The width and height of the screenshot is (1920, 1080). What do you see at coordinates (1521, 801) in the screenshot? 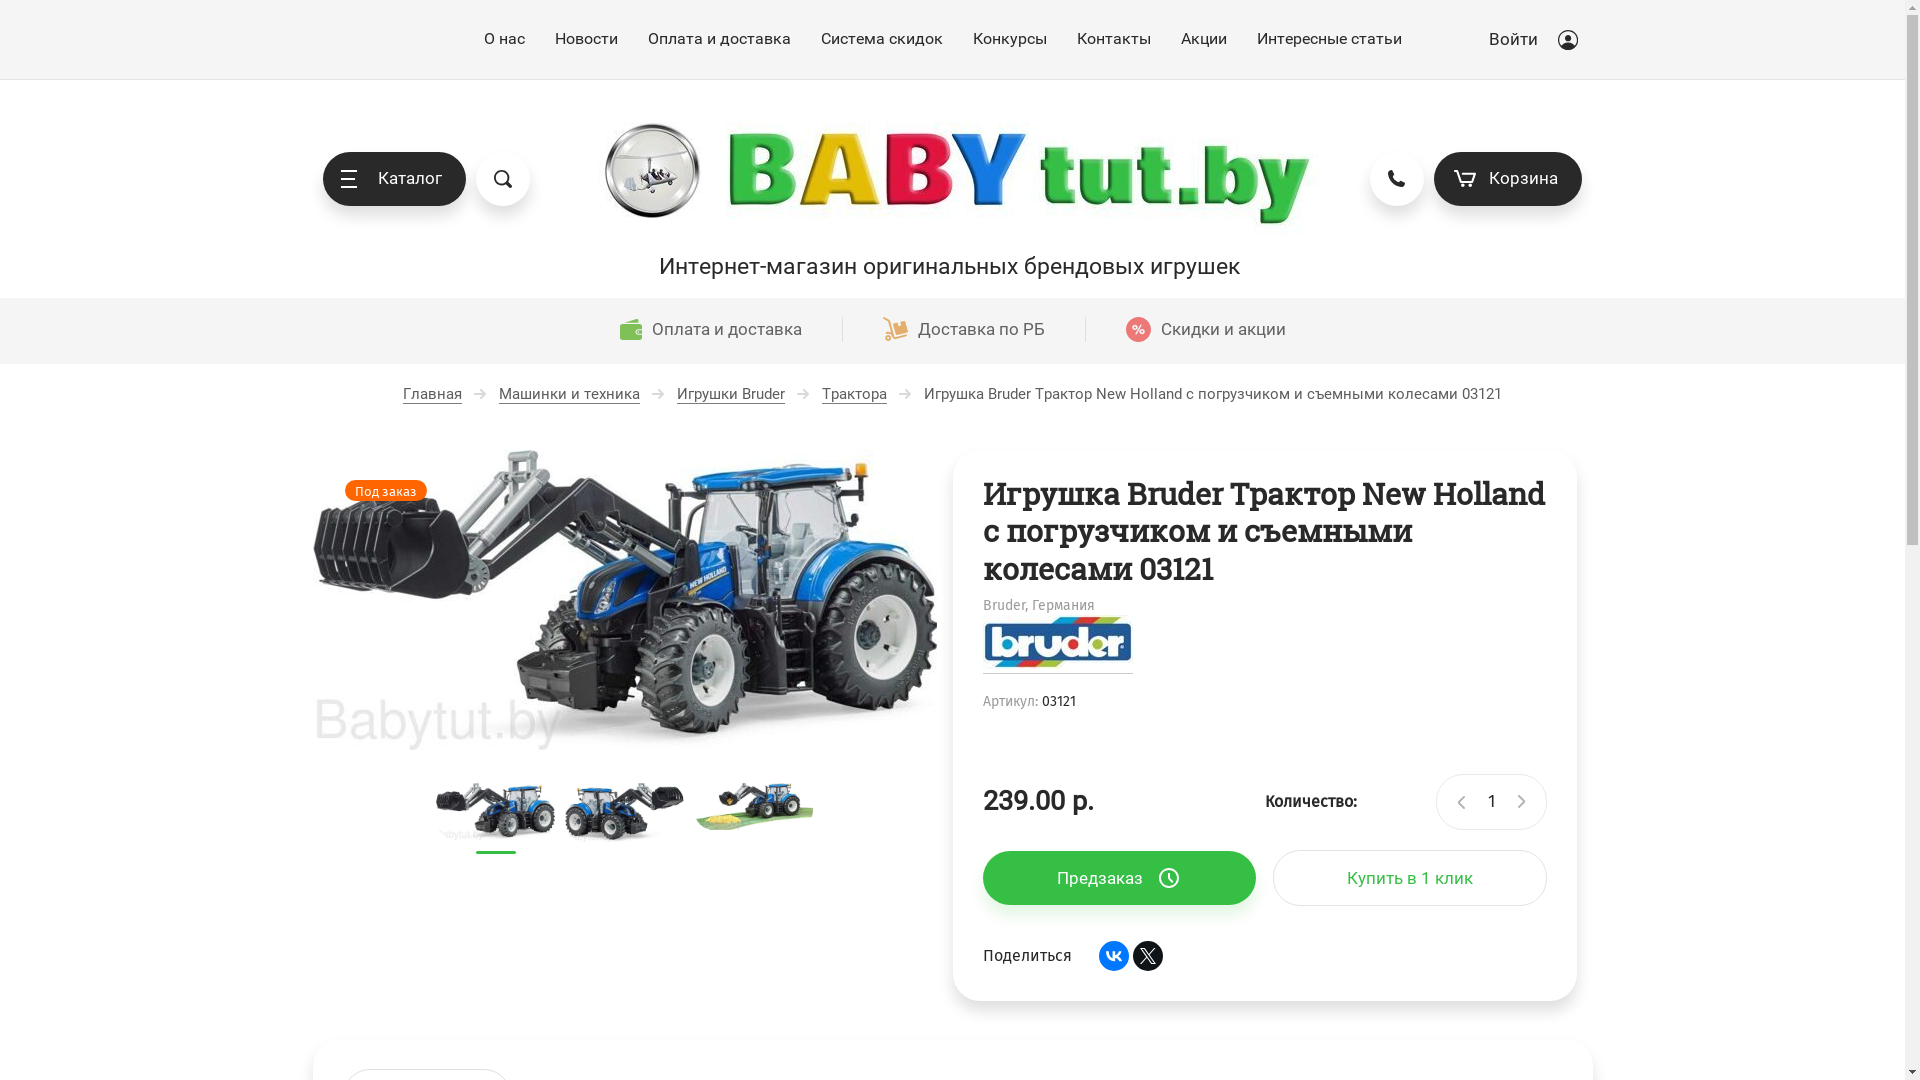
I see `'+'` at bounding box center [1521, 801].